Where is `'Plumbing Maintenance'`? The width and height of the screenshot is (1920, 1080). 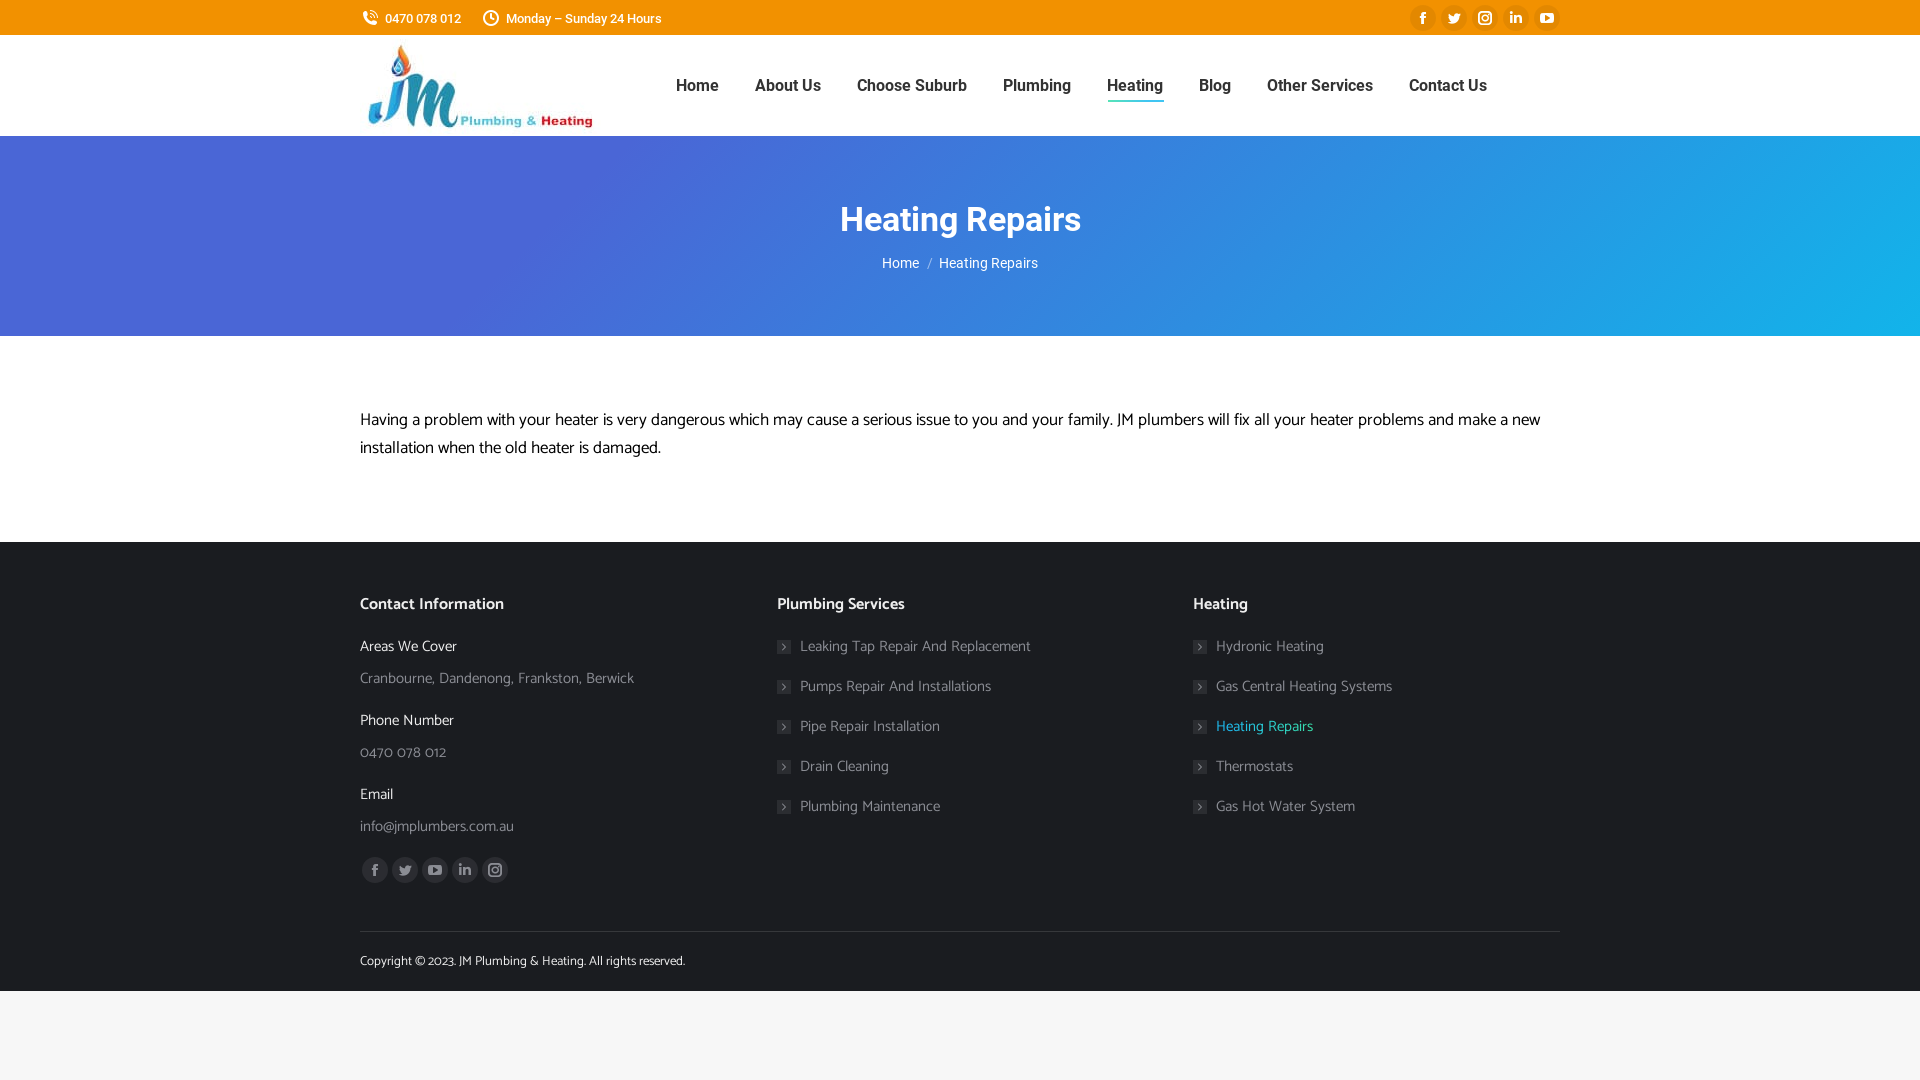
'Plumbing Maintenance' is located at coordinates (776, 805).